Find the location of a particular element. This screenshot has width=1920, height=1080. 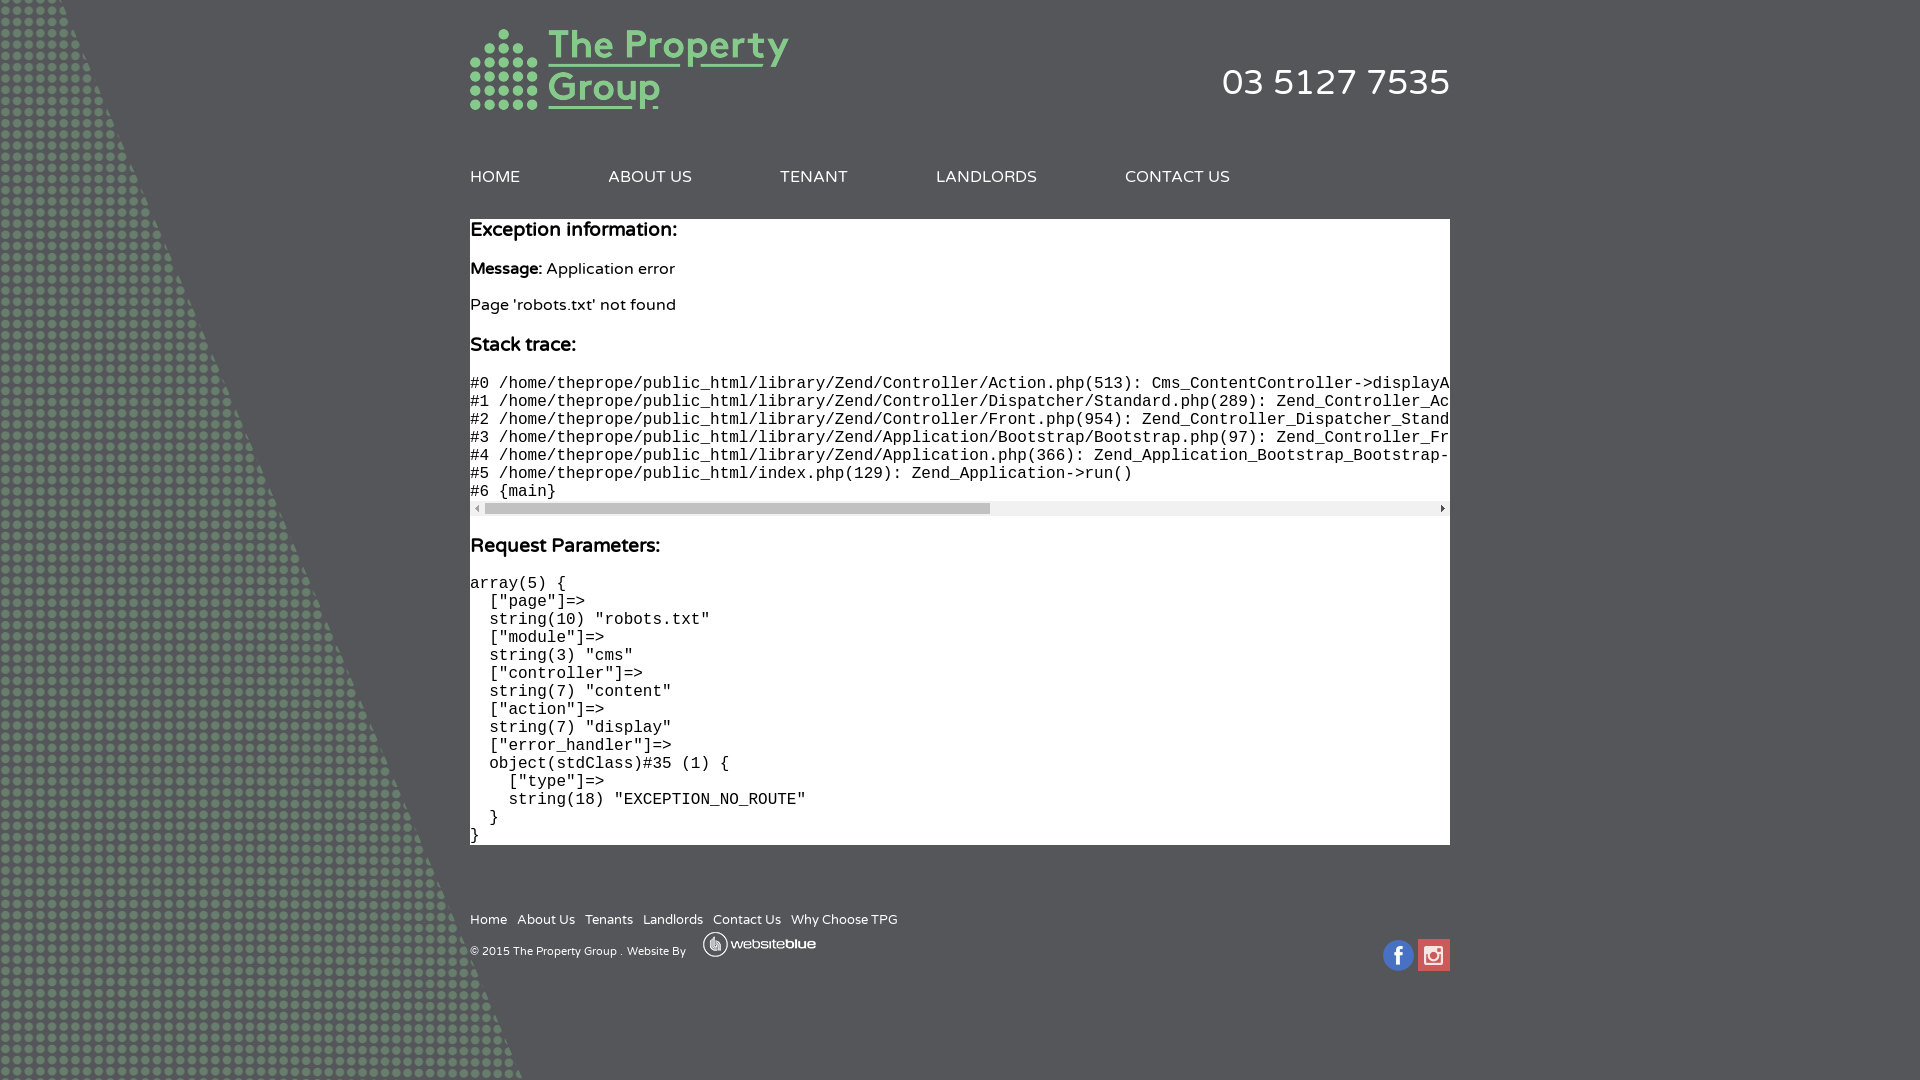

'Home' is located at coordinates (488, 920).